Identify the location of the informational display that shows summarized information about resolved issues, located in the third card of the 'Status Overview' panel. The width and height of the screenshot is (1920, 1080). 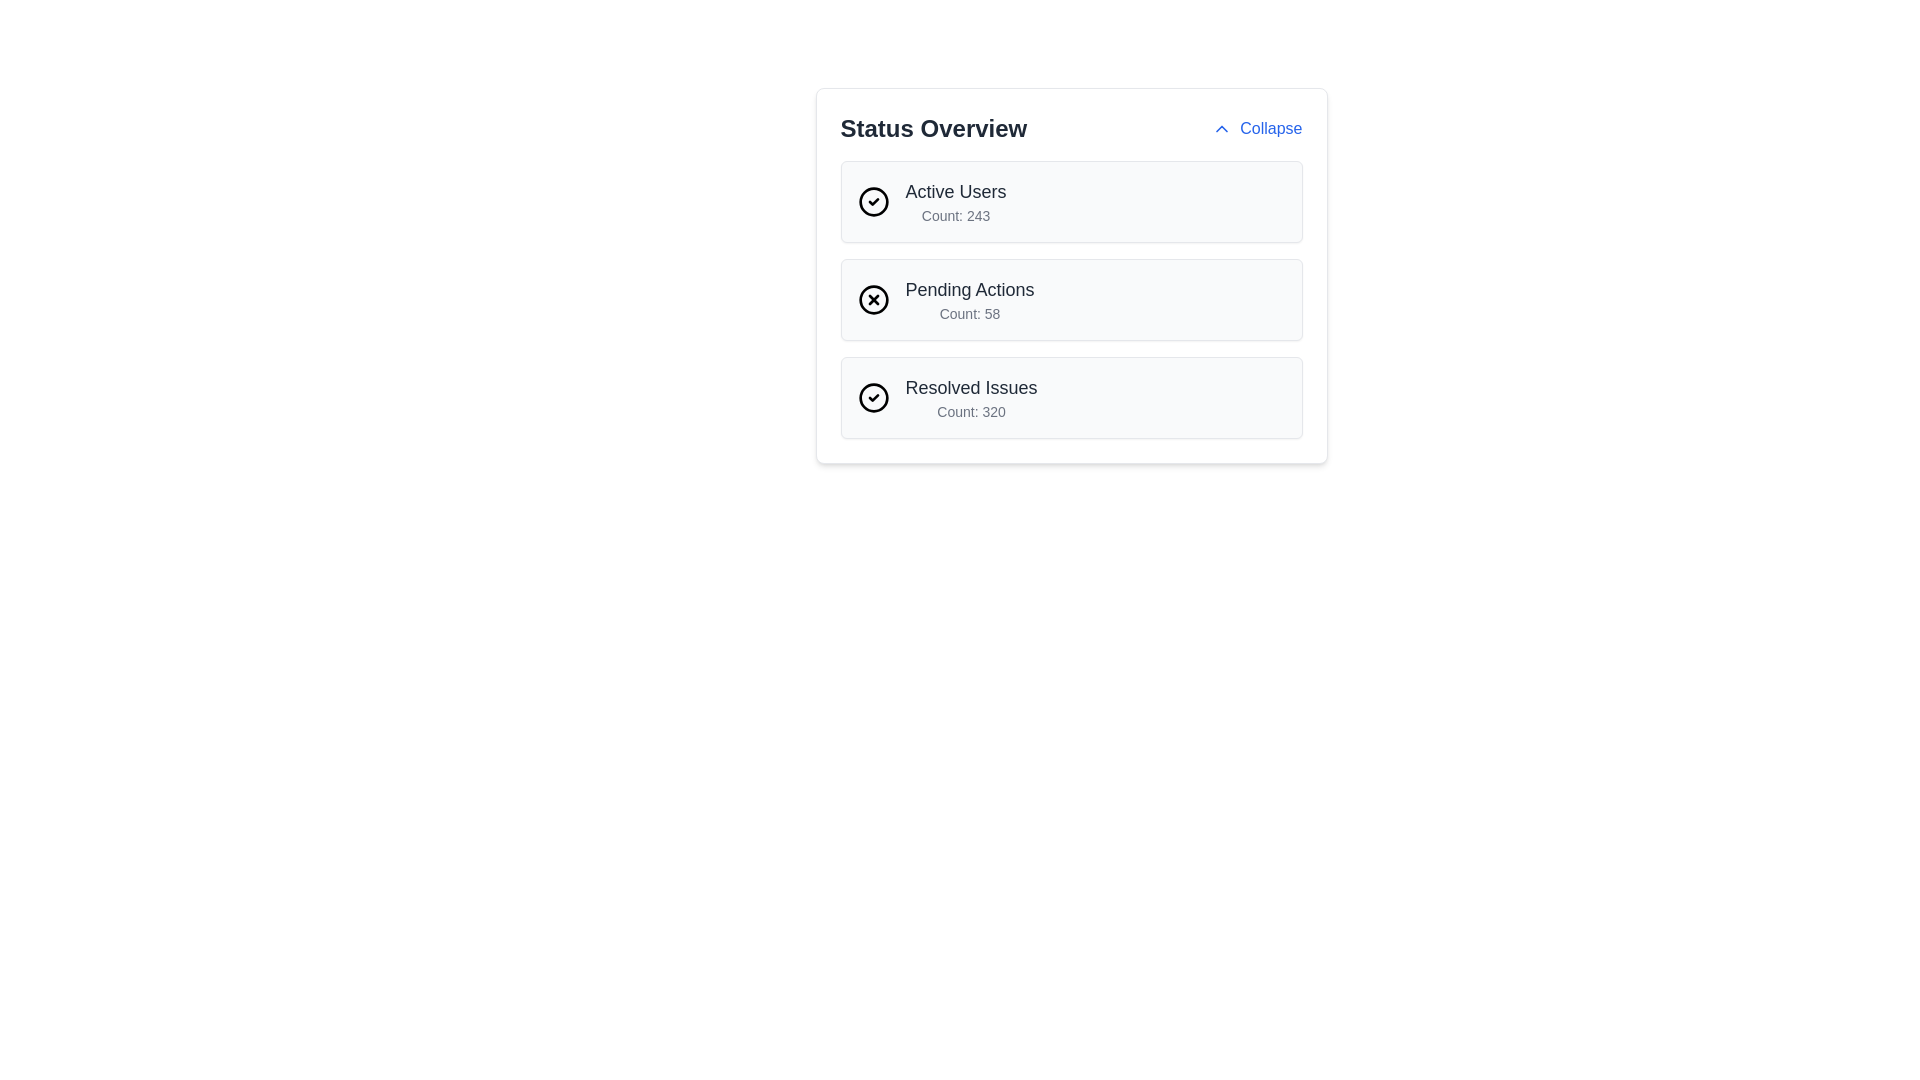
(971, 397).